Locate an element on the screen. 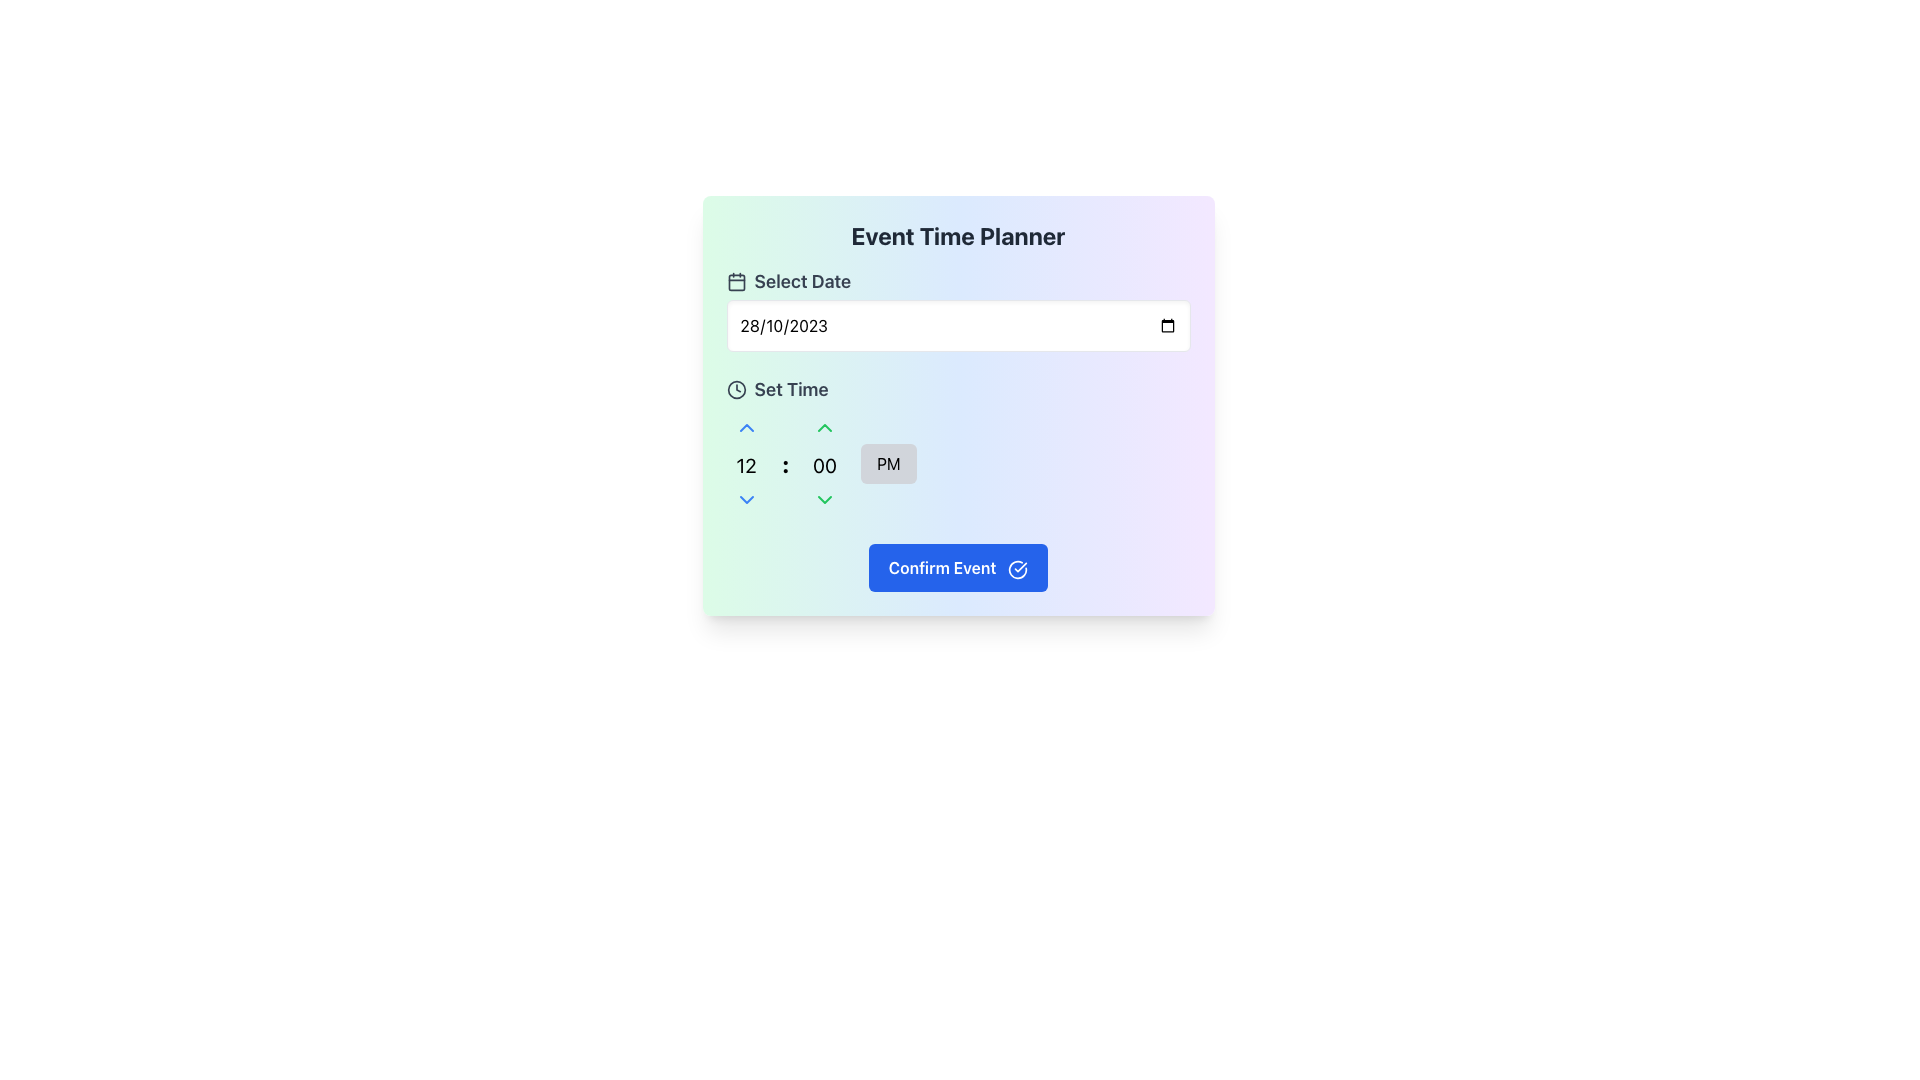 Image resolution: width=1920 pixels, height=1080 pixels. the decrement button, which is the second interactive button below the '00' display and the upward chevron icon is located at coordinates (825, 499).